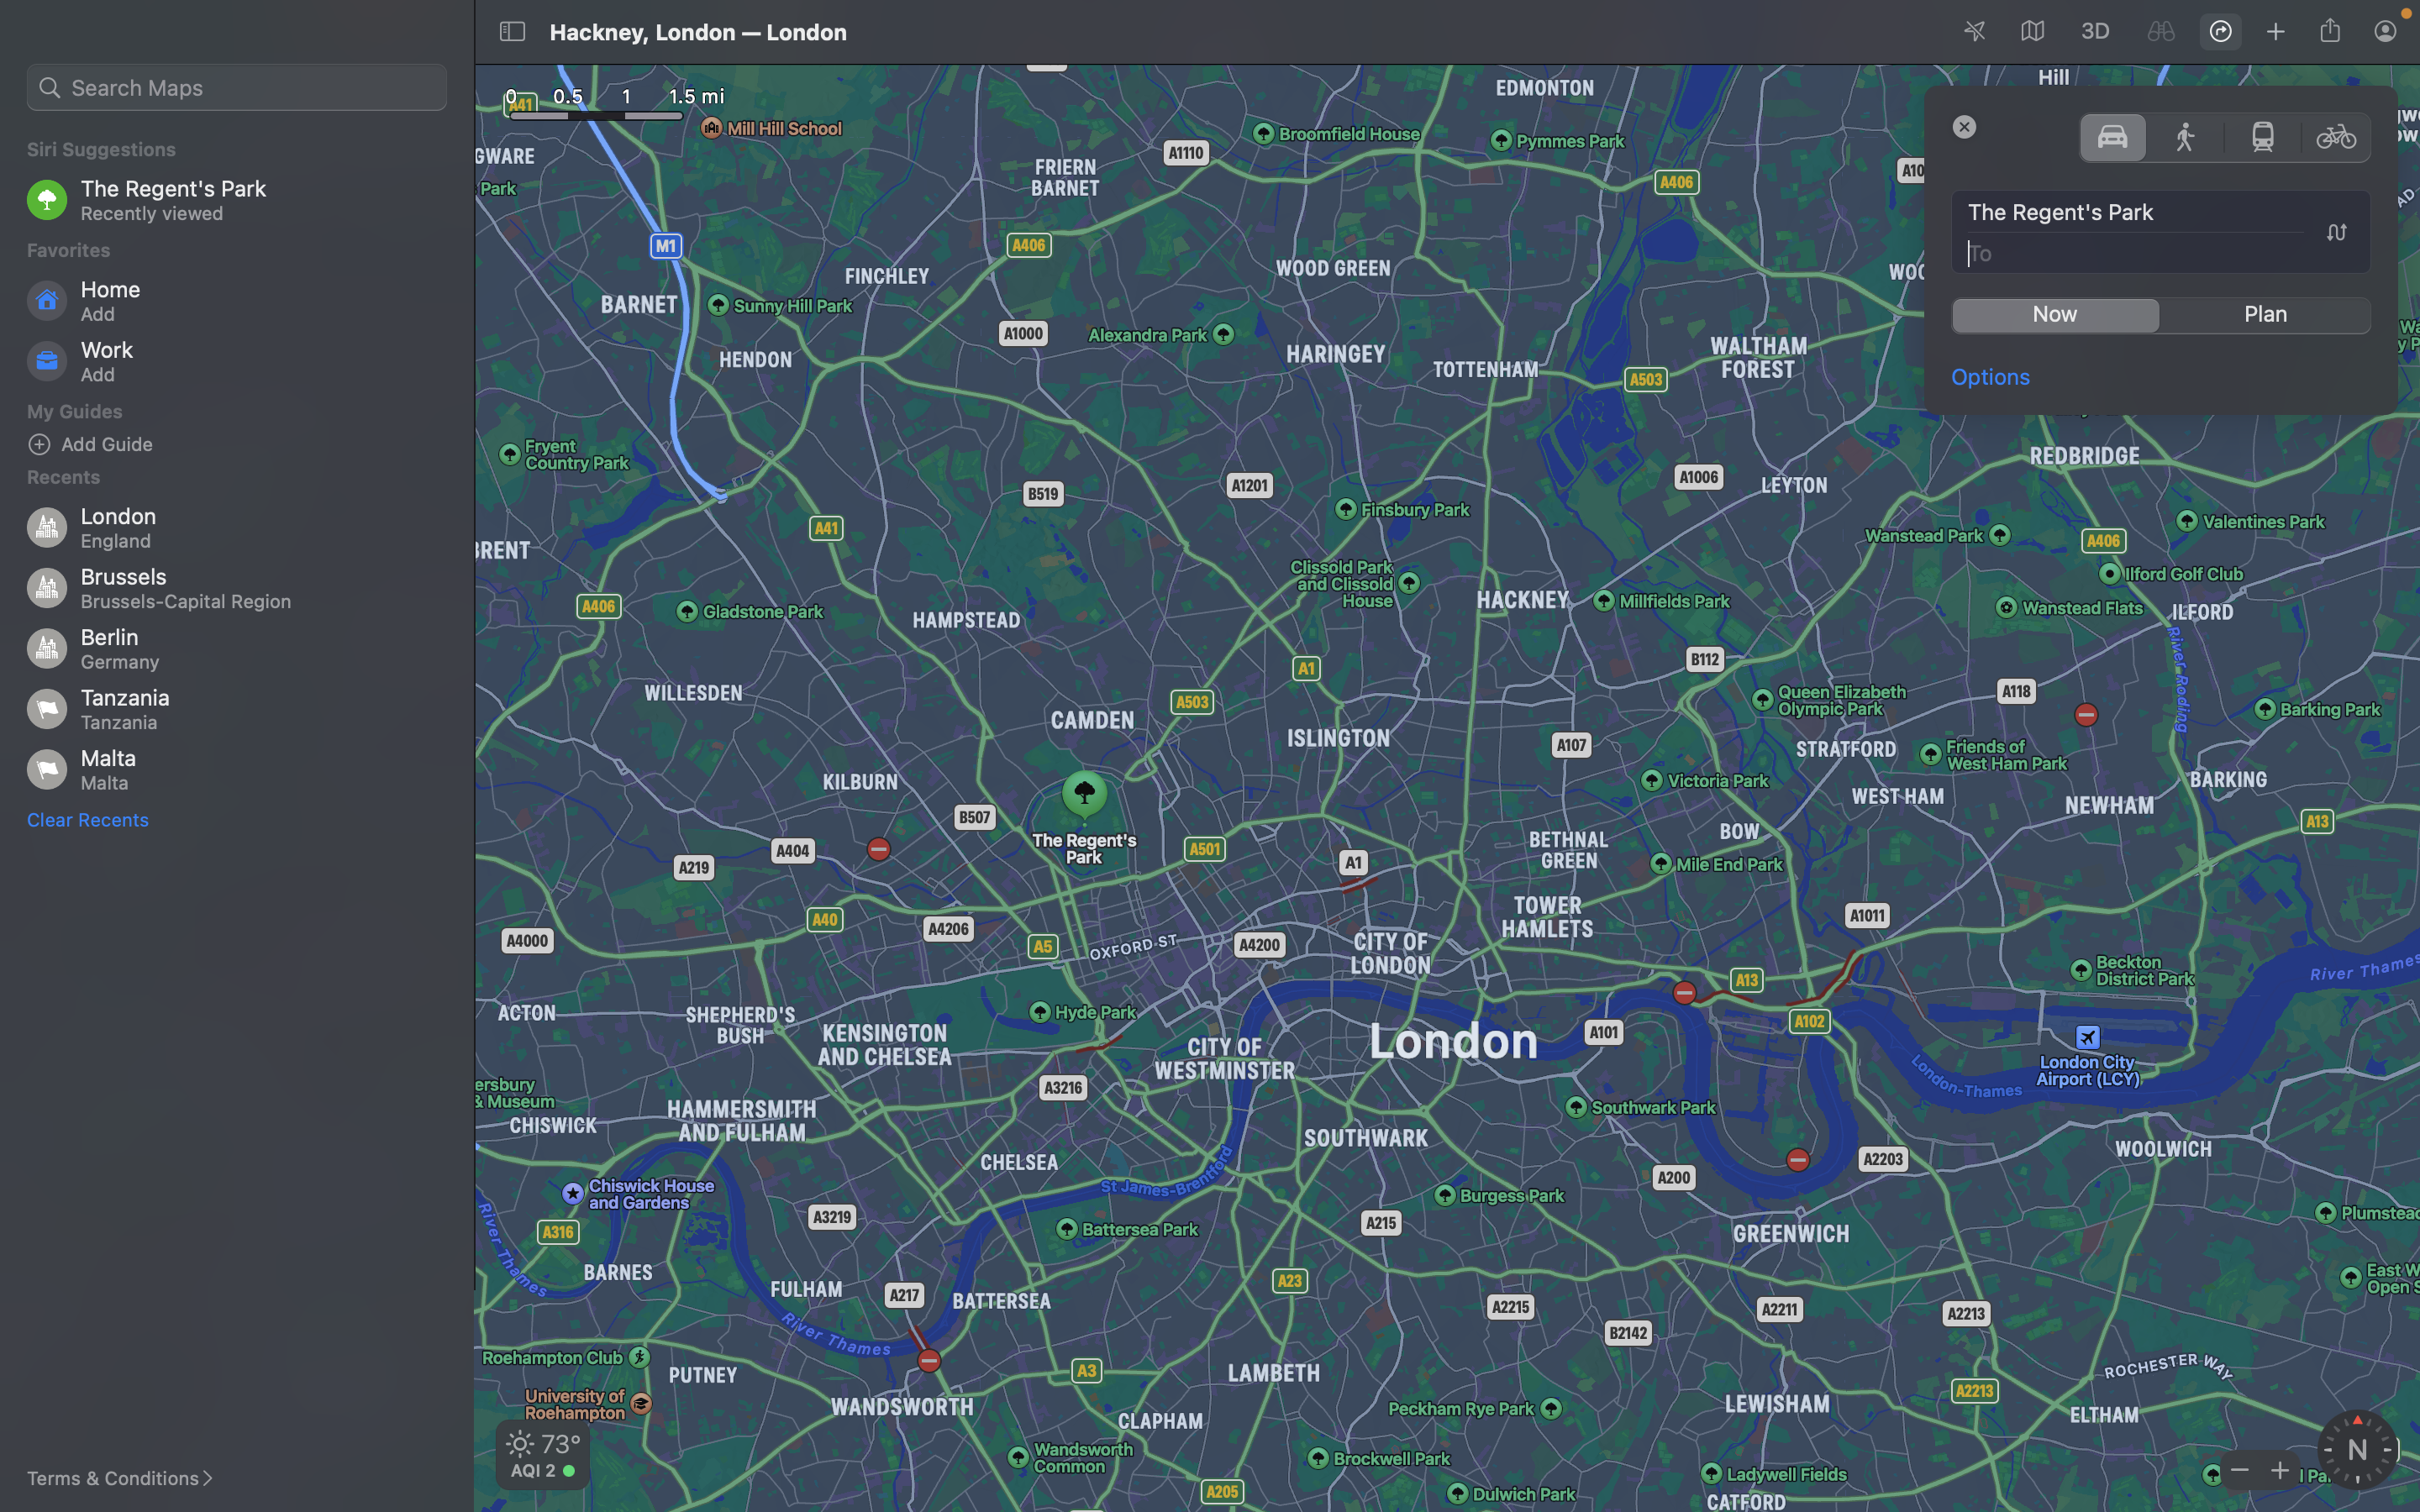 The image size is (2420, 1512). What do you see at coordinates (1965, 125) in the screenshot?
I see `Terminate the current program by clicking the "close" icon` at bounding box center [1965, 125].